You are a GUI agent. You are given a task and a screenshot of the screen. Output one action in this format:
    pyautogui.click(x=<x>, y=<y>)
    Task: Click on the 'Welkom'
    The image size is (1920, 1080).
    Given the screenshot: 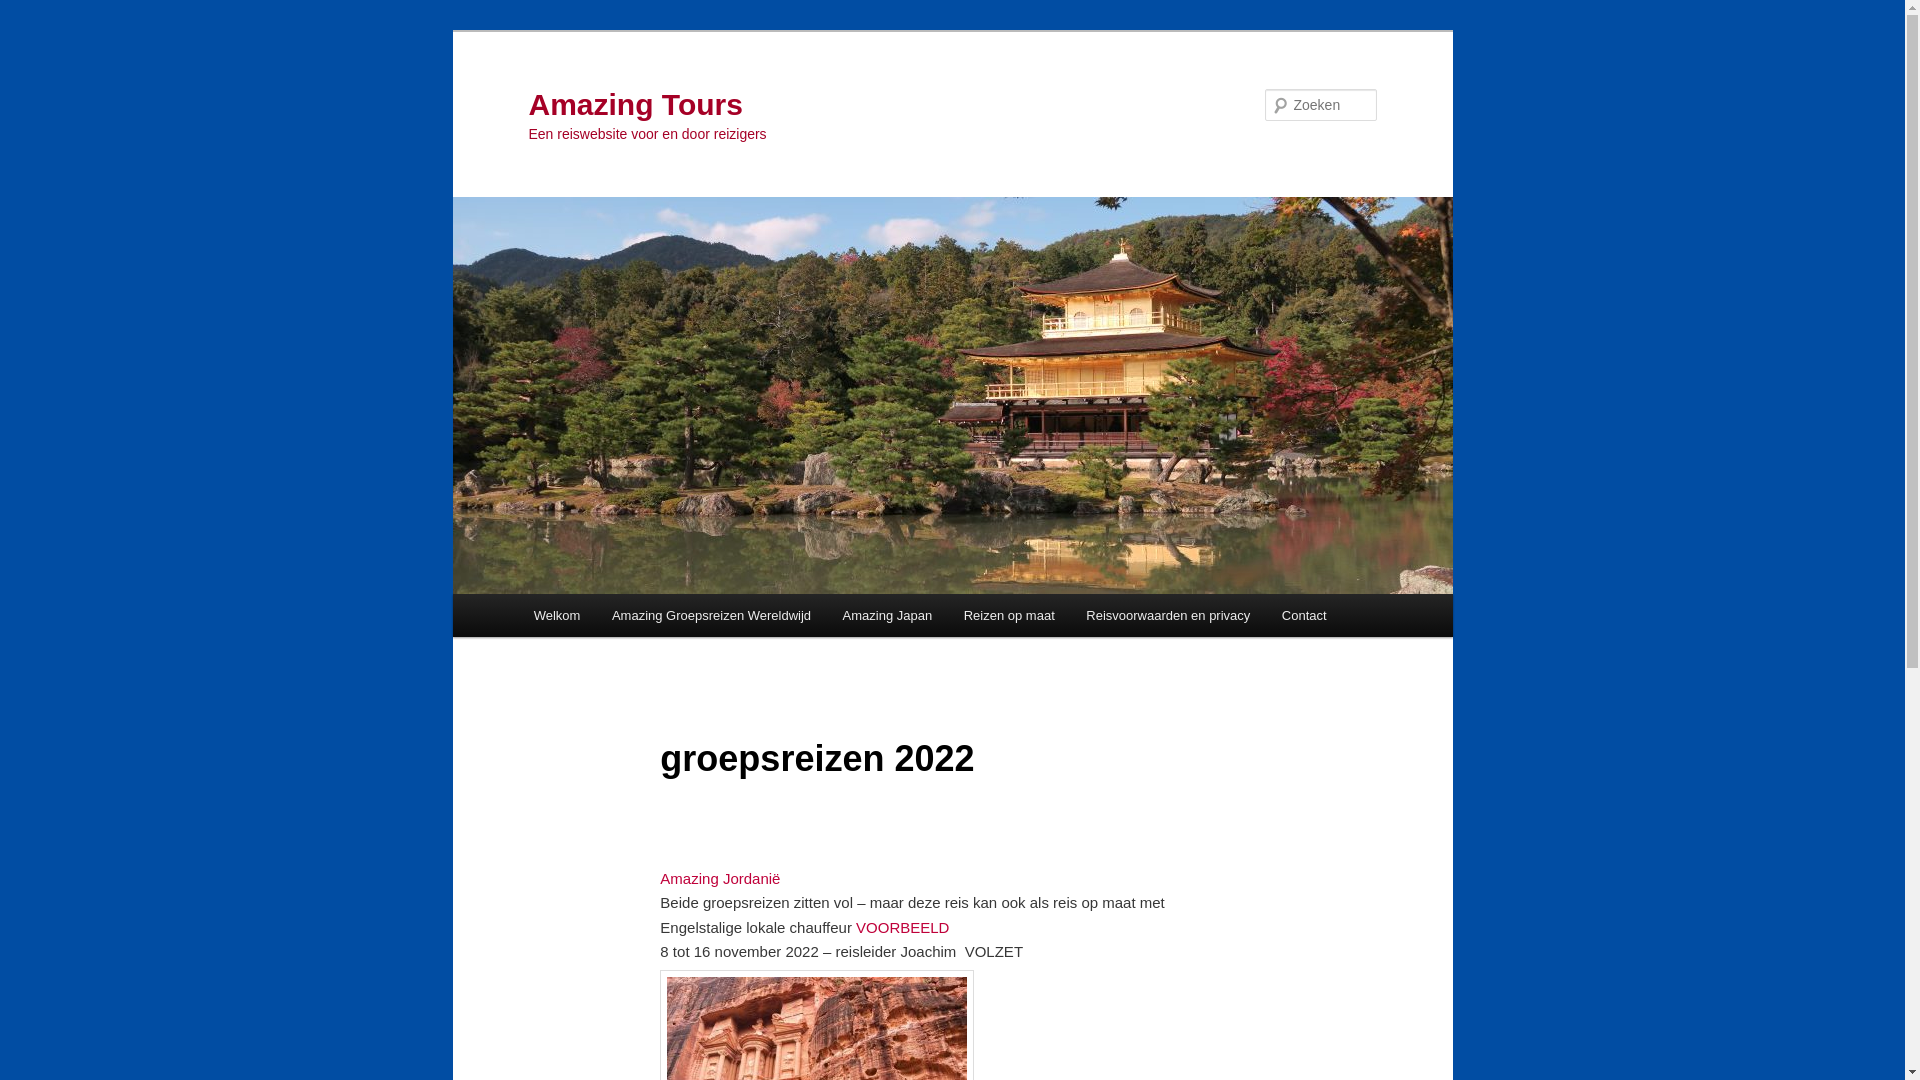 What is the action you would take?
    pyautogui.click(x=556, y=614)
    